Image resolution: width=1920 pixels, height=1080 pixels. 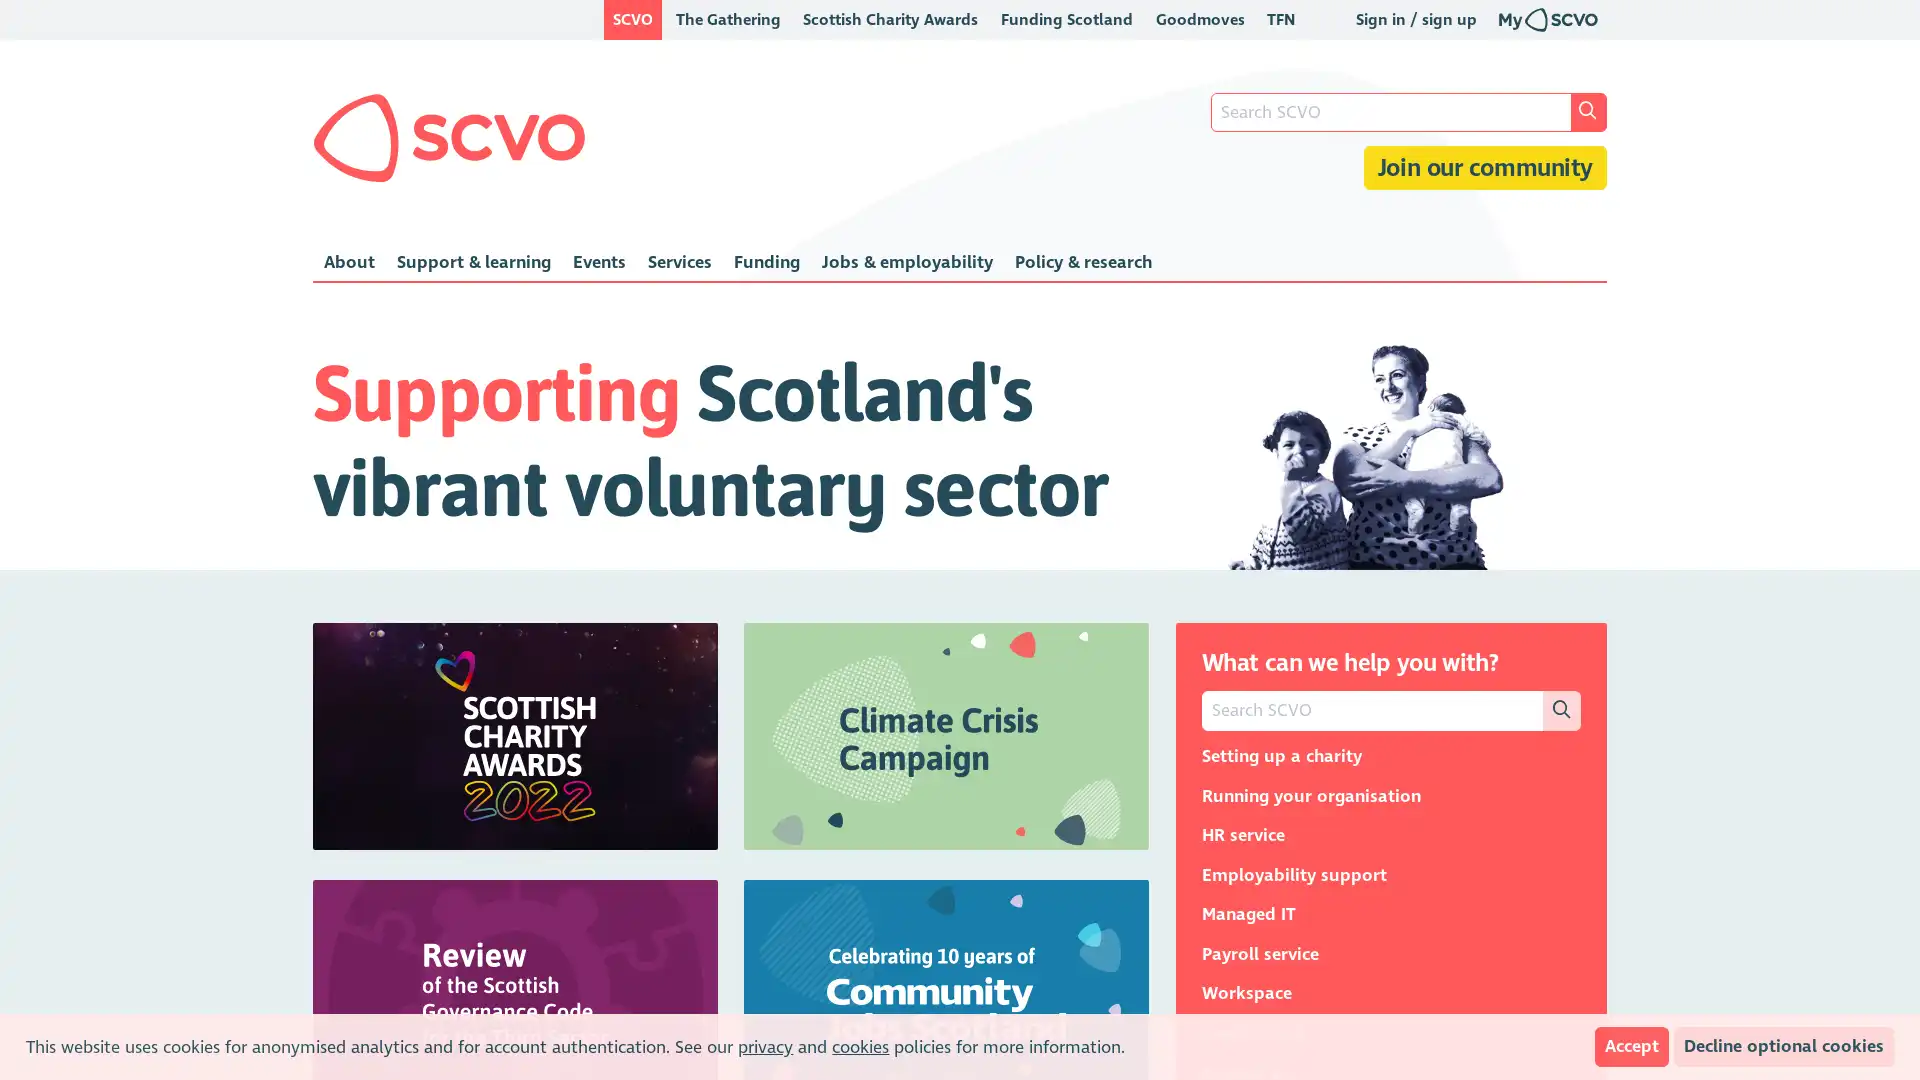 What do you see at coordinates (1782, 1045) in the screenshot?
I see `Decline optional cookies Block anonymised analytics` at bounding box center [1782, 1045].